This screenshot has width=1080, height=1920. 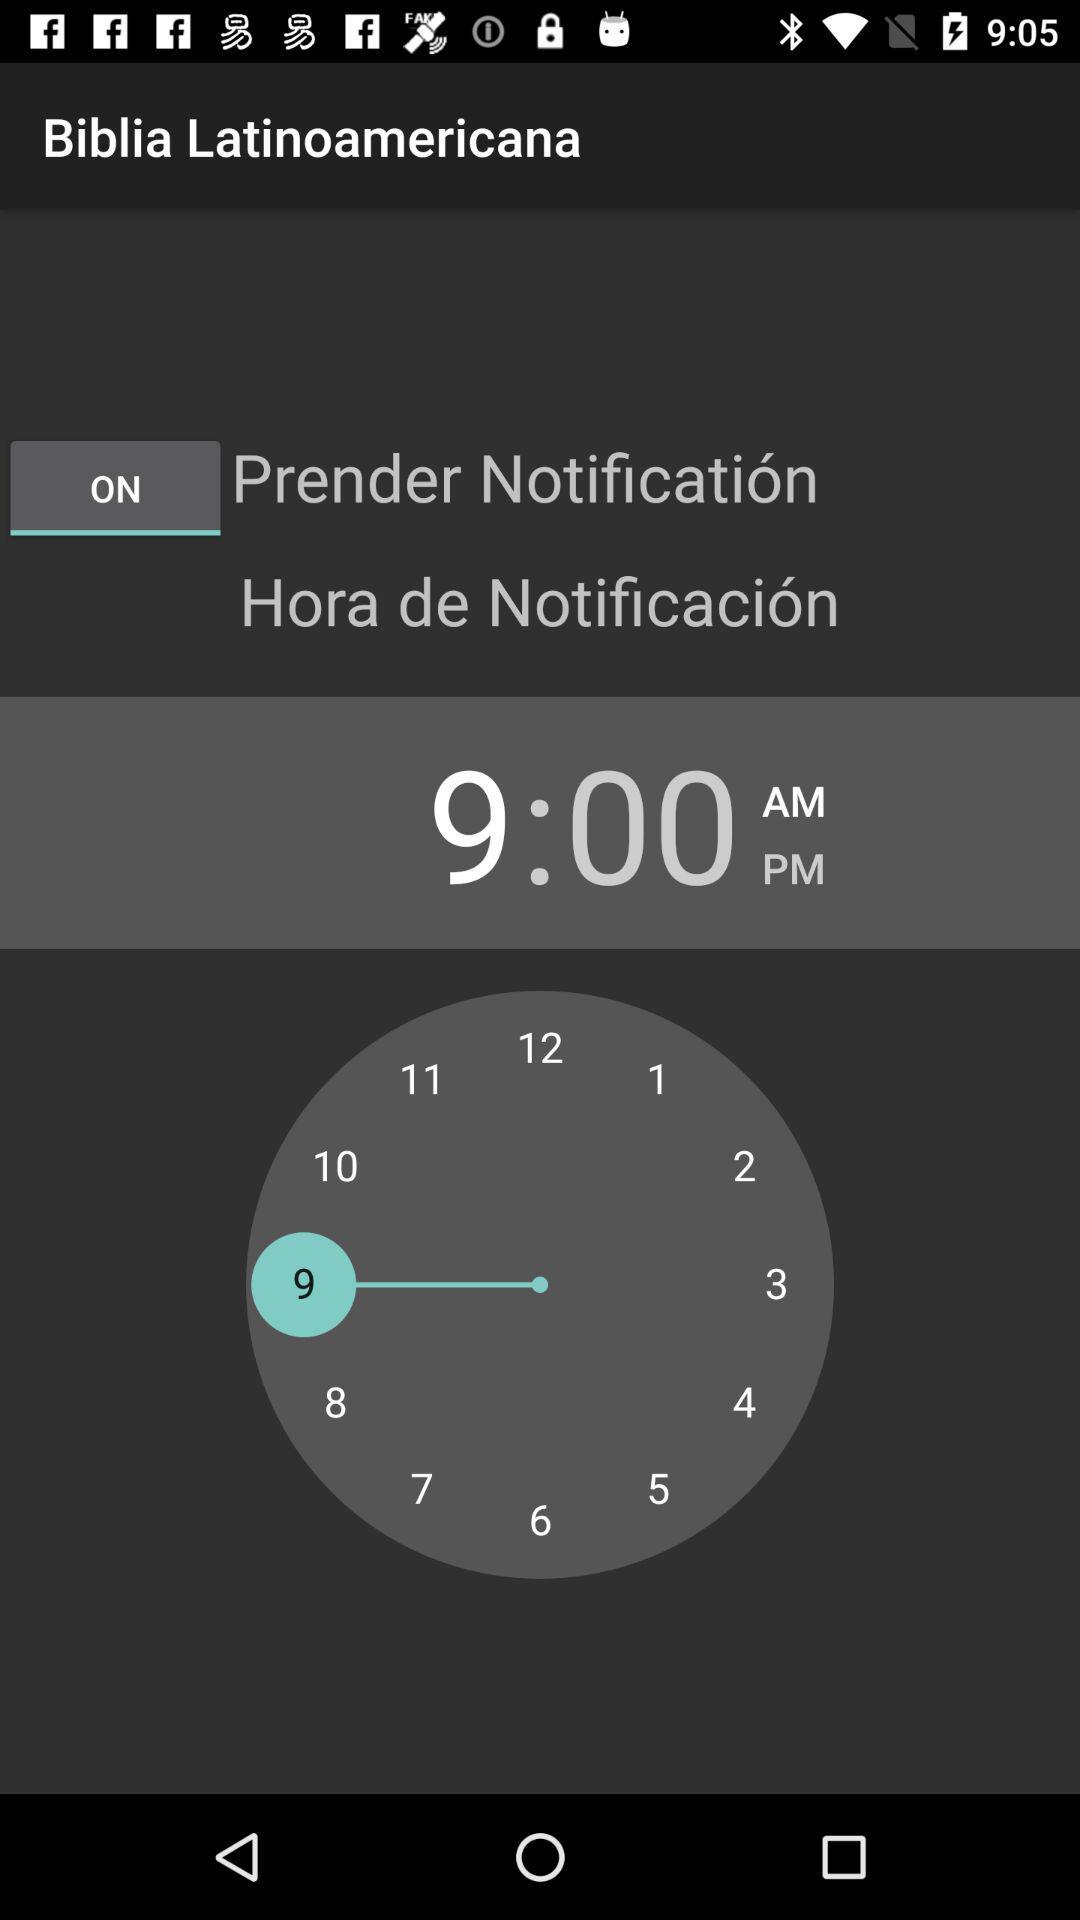 What do you see at coordinates (792, 862) in the screenshot?
I see `checkbox below the am` at bounding box center [792, 862].